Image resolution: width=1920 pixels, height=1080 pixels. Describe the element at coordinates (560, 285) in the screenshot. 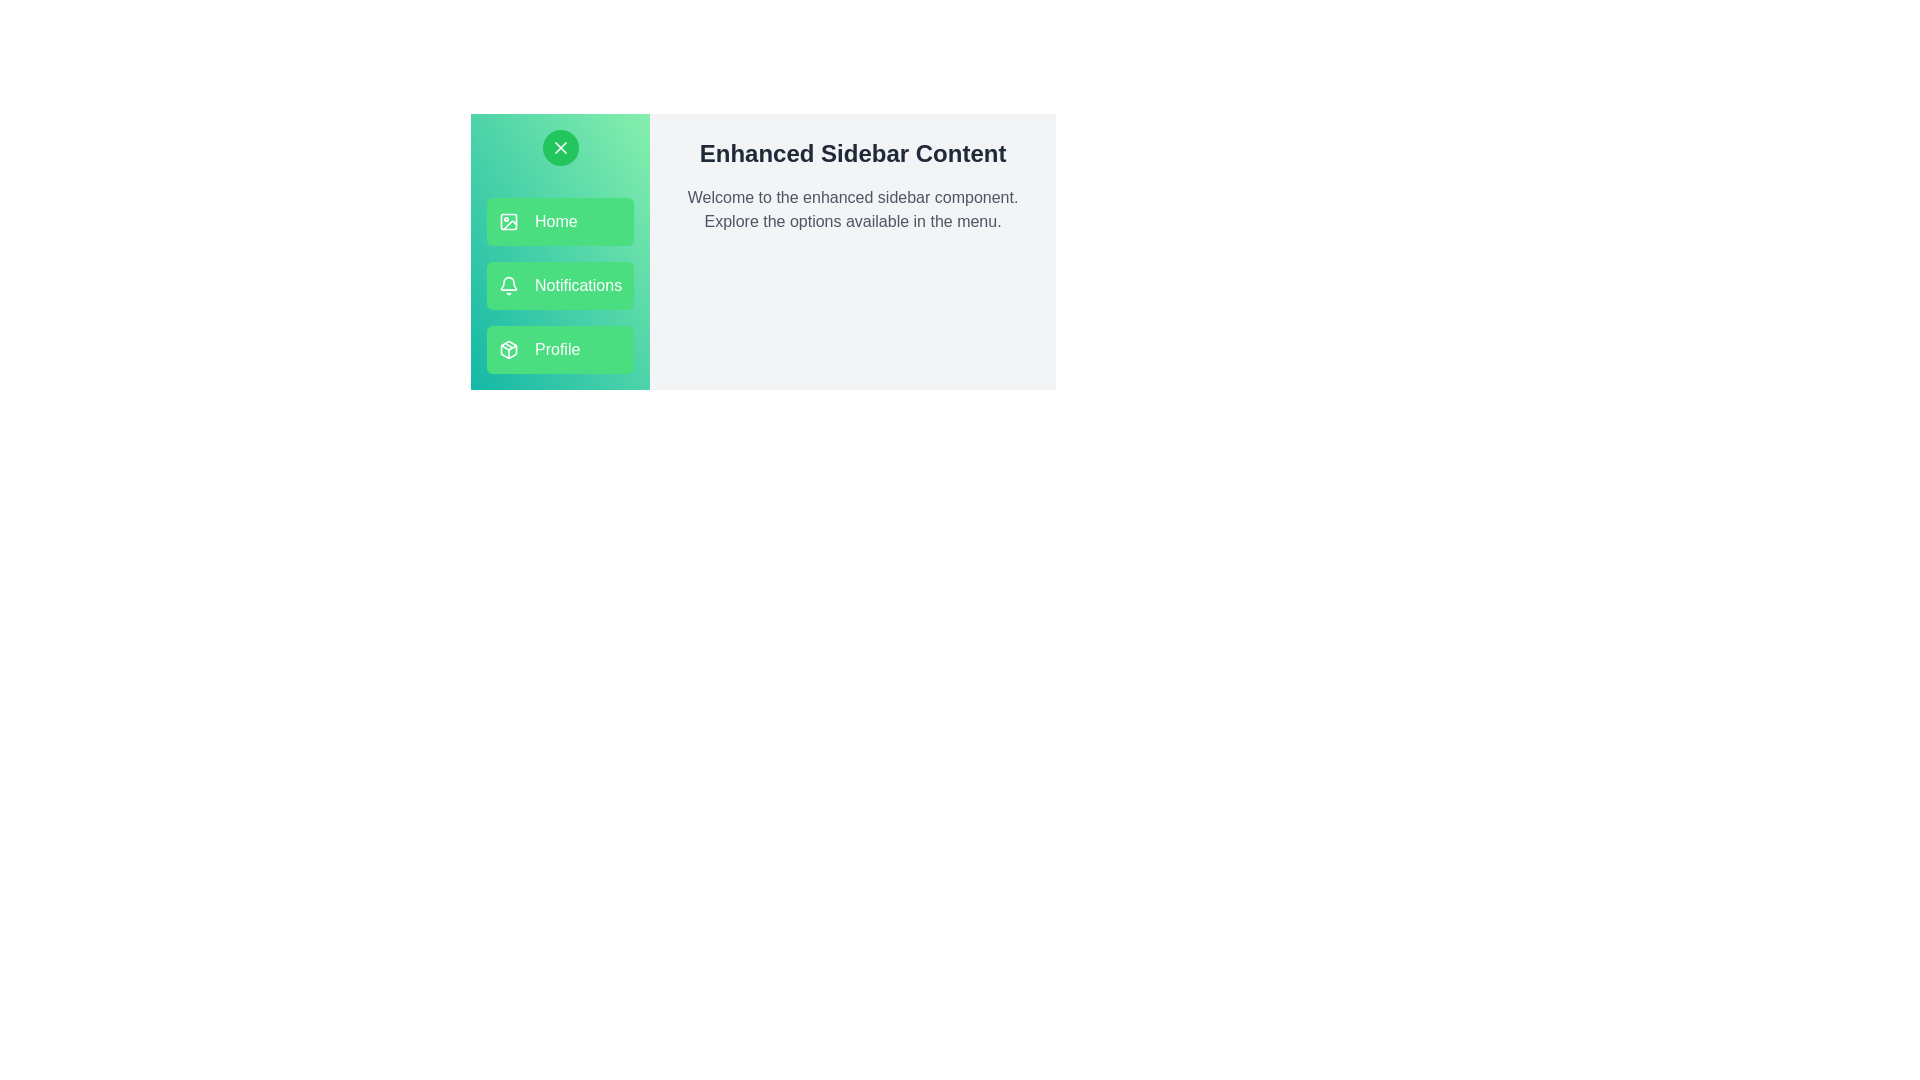

I see `the menu option Notifications` at that location.